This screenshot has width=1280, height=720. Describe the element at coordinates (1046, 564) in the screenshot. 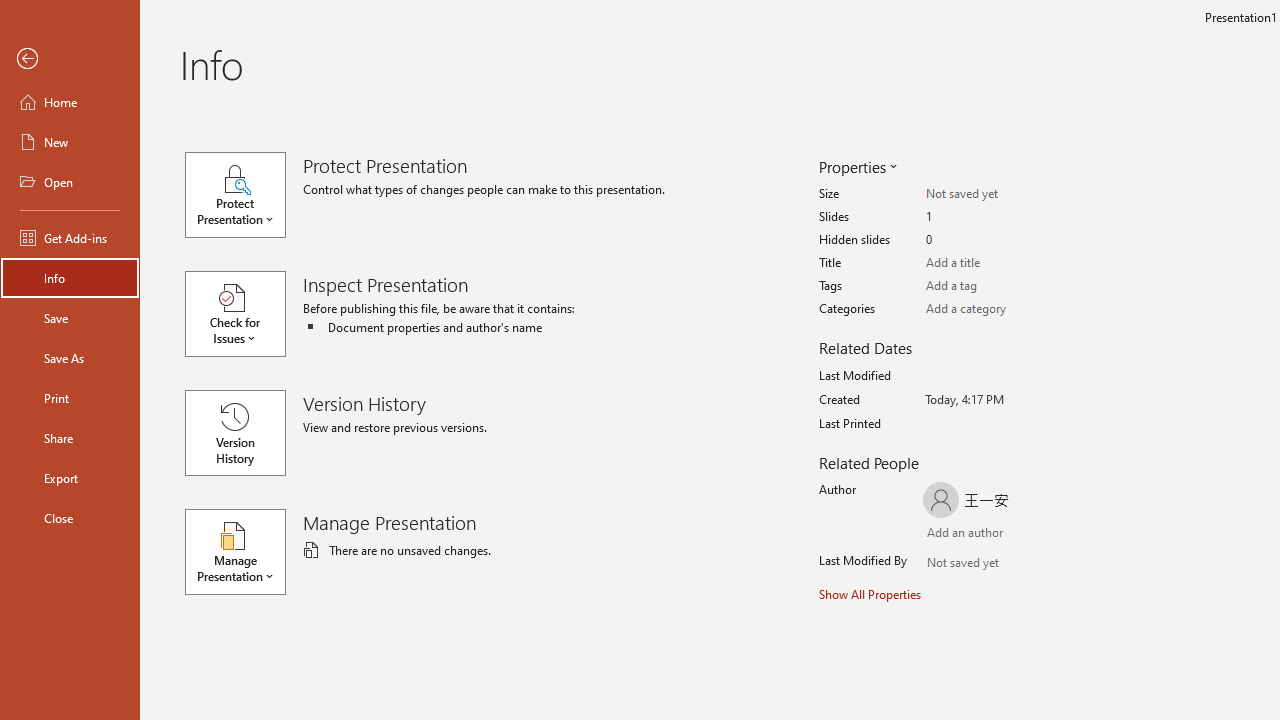

I see `'Browse Address Book'` at that location.